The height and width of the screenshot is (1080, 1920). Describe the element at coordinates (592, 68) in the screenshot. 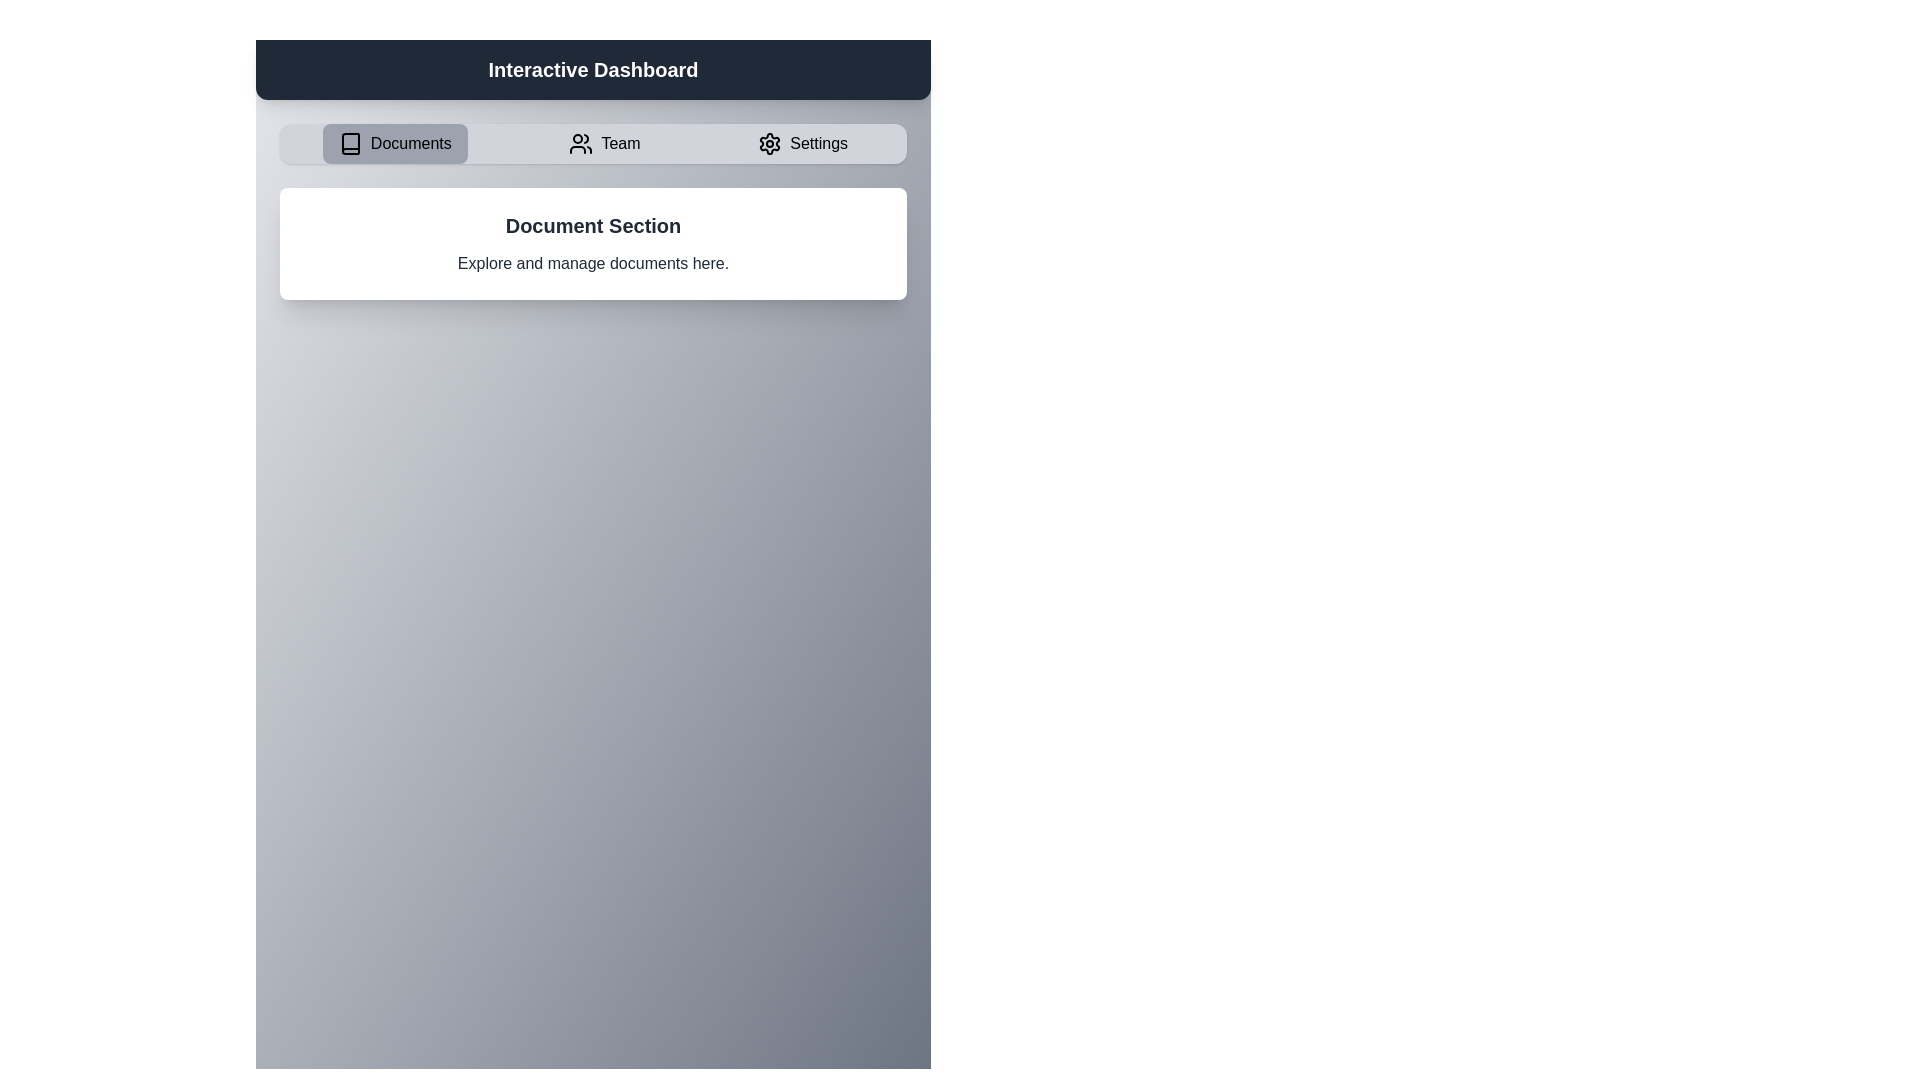

I see `the static text label indicating the name or purpose of the current interface, which is centrally positioned in the top navigation area` at that location.